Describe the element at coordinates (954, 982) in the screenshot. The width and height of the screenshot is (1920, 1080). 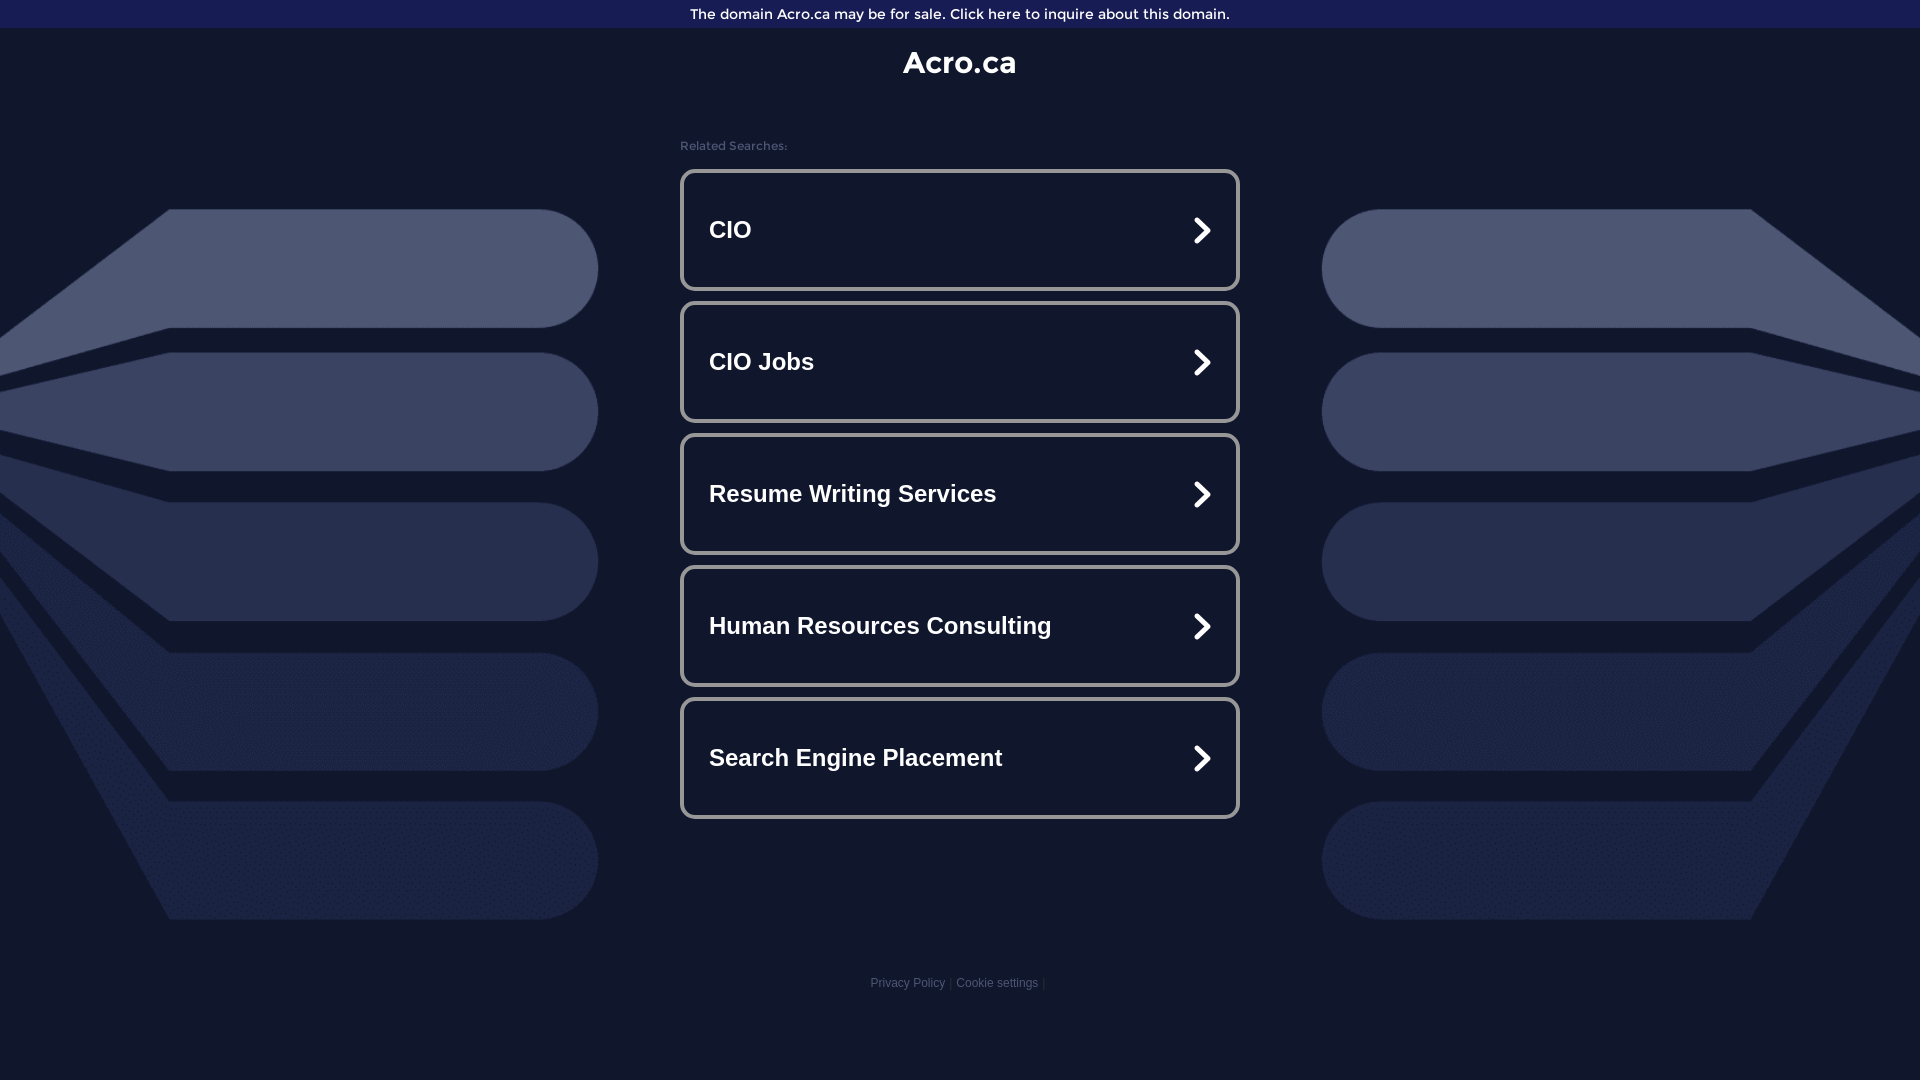
I see `'Cookie settings'` at that location.